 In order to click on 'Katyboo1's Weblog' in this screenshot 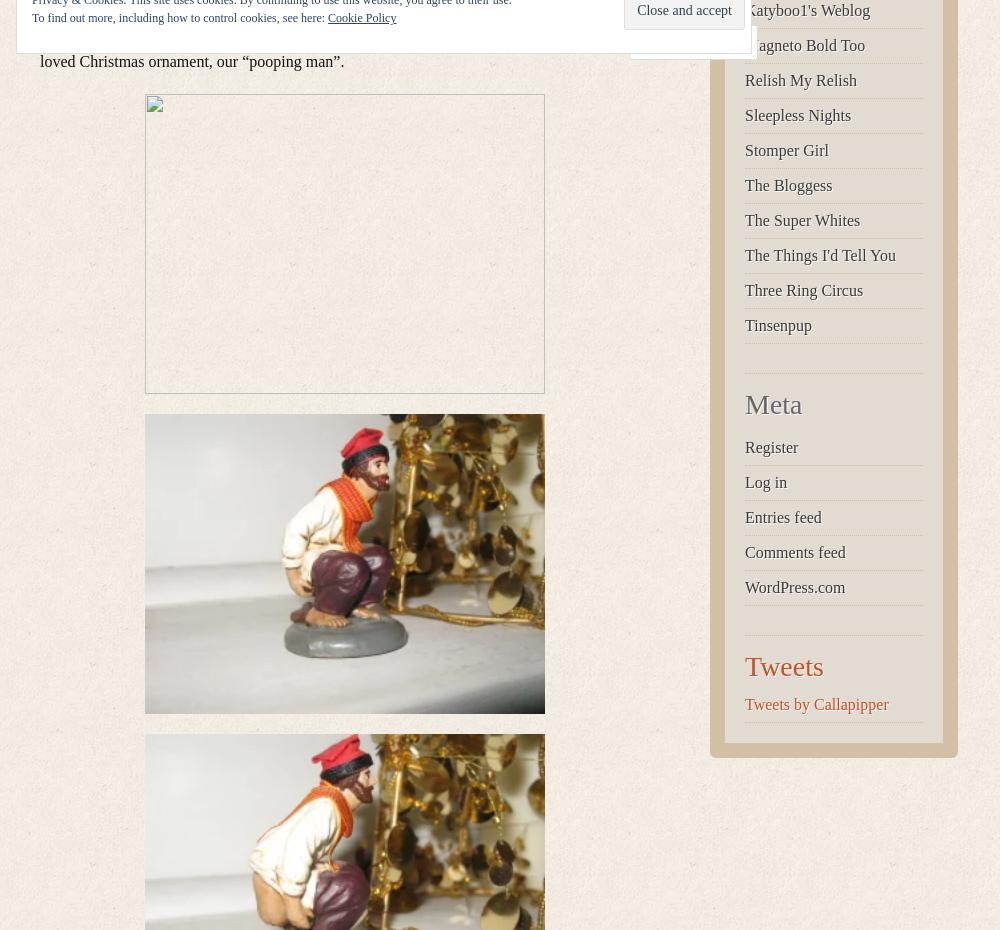, I will do `click(807, 9)`.